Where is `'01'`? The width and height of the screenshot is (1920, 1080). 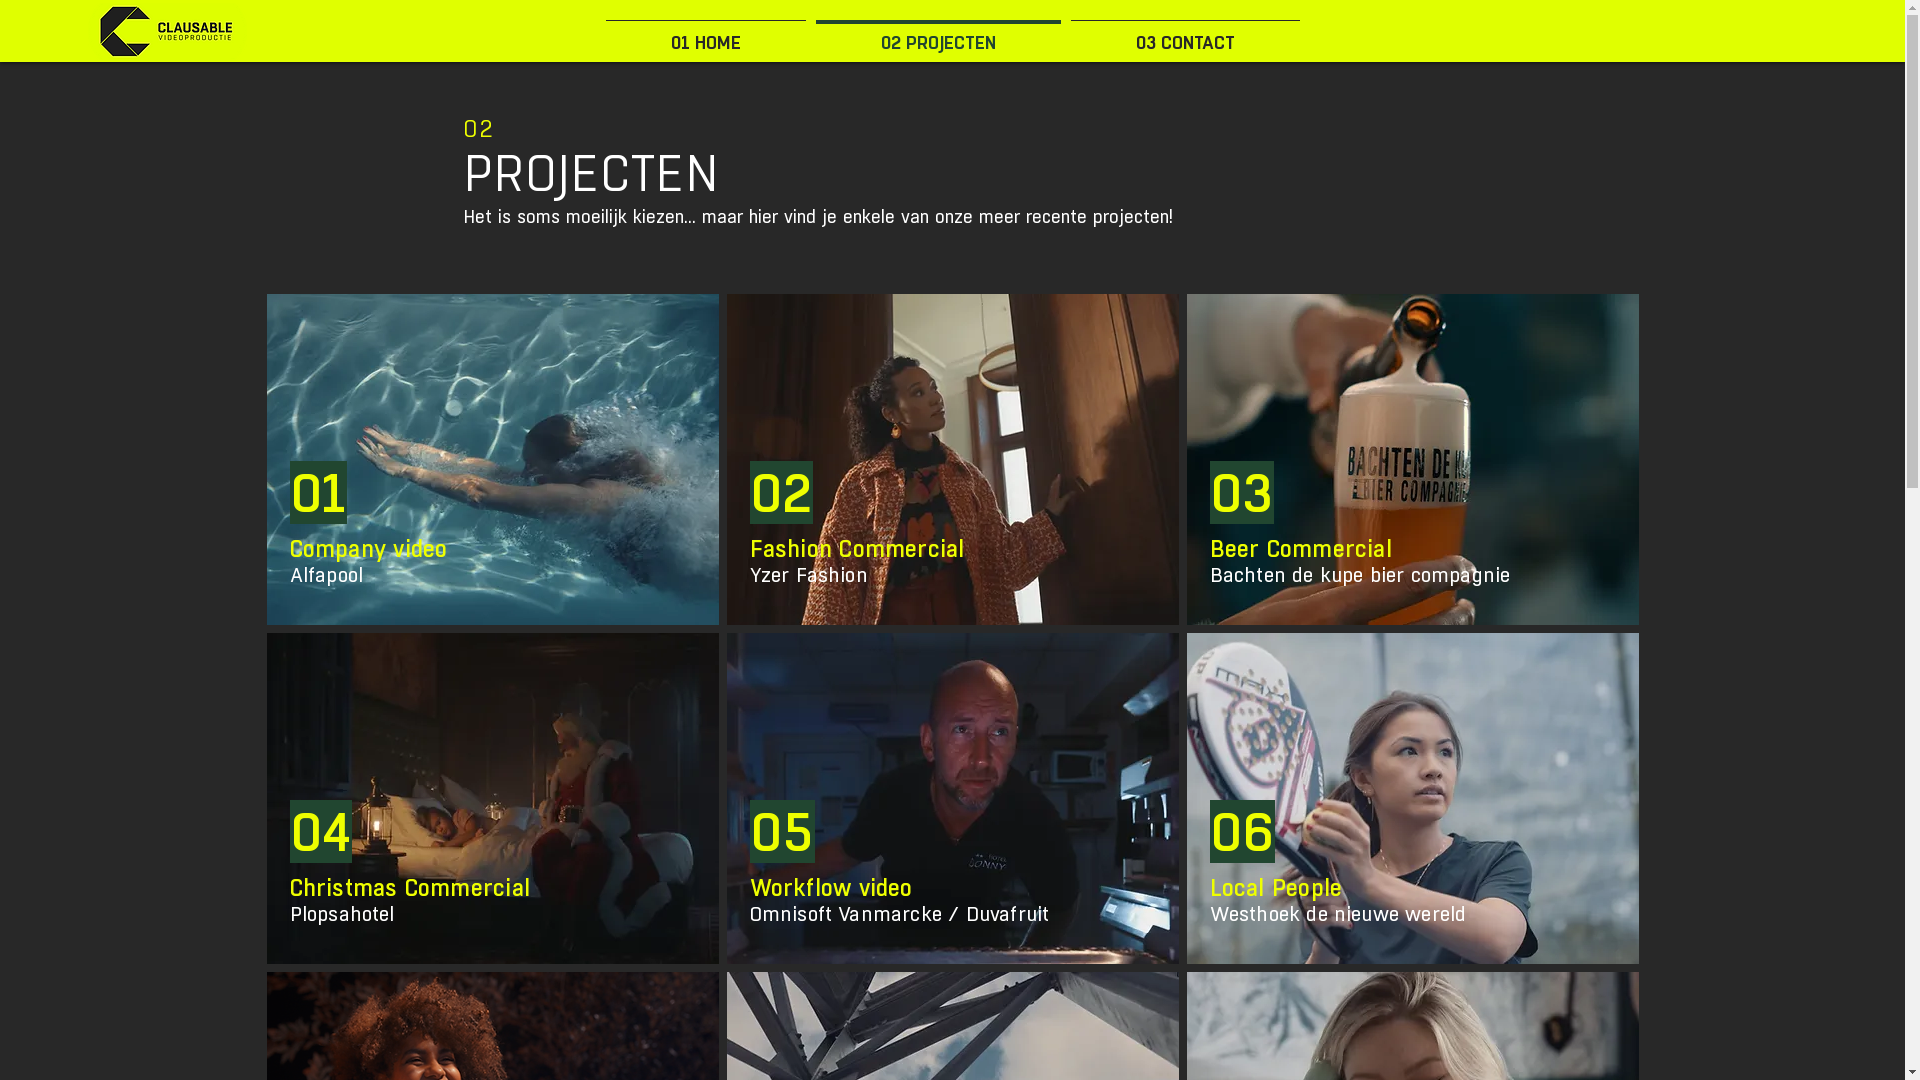
'01' is located at coordinates (317, 493).